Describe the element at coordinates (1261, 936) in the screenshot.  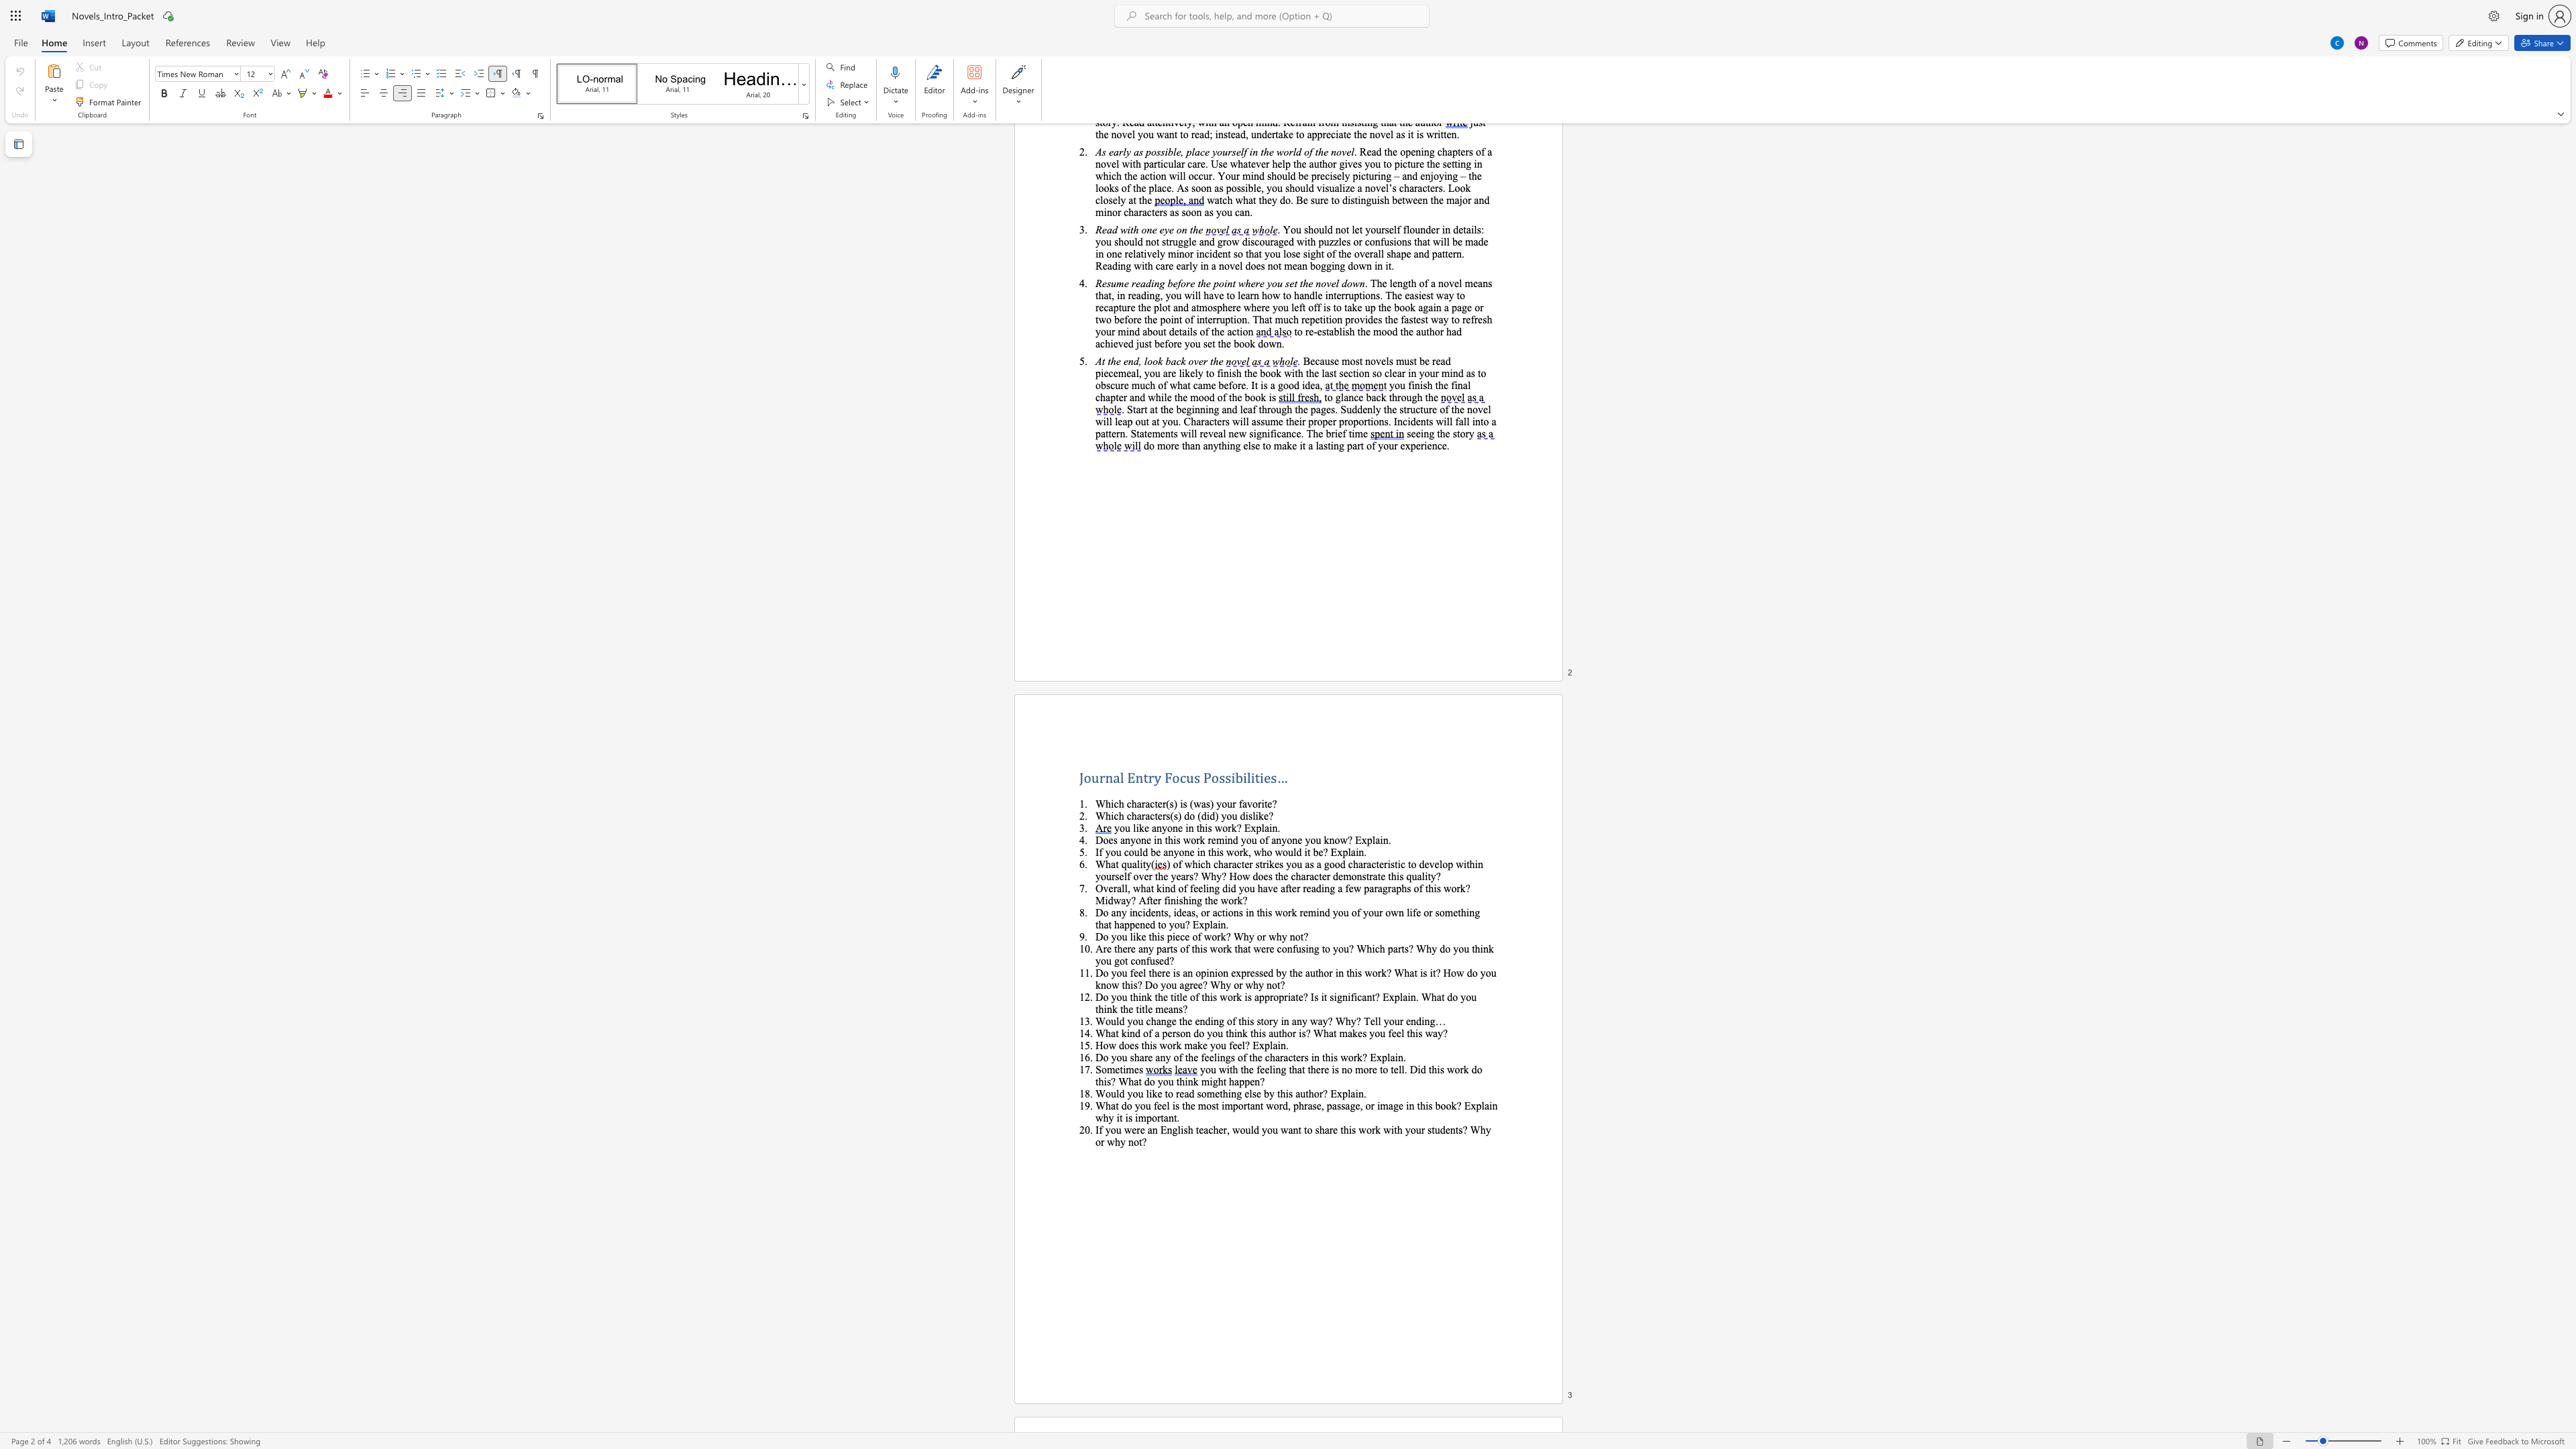
I see `the subset text "r wh" within the text "Do you like this piece of work? Why or why not?"` at that location.